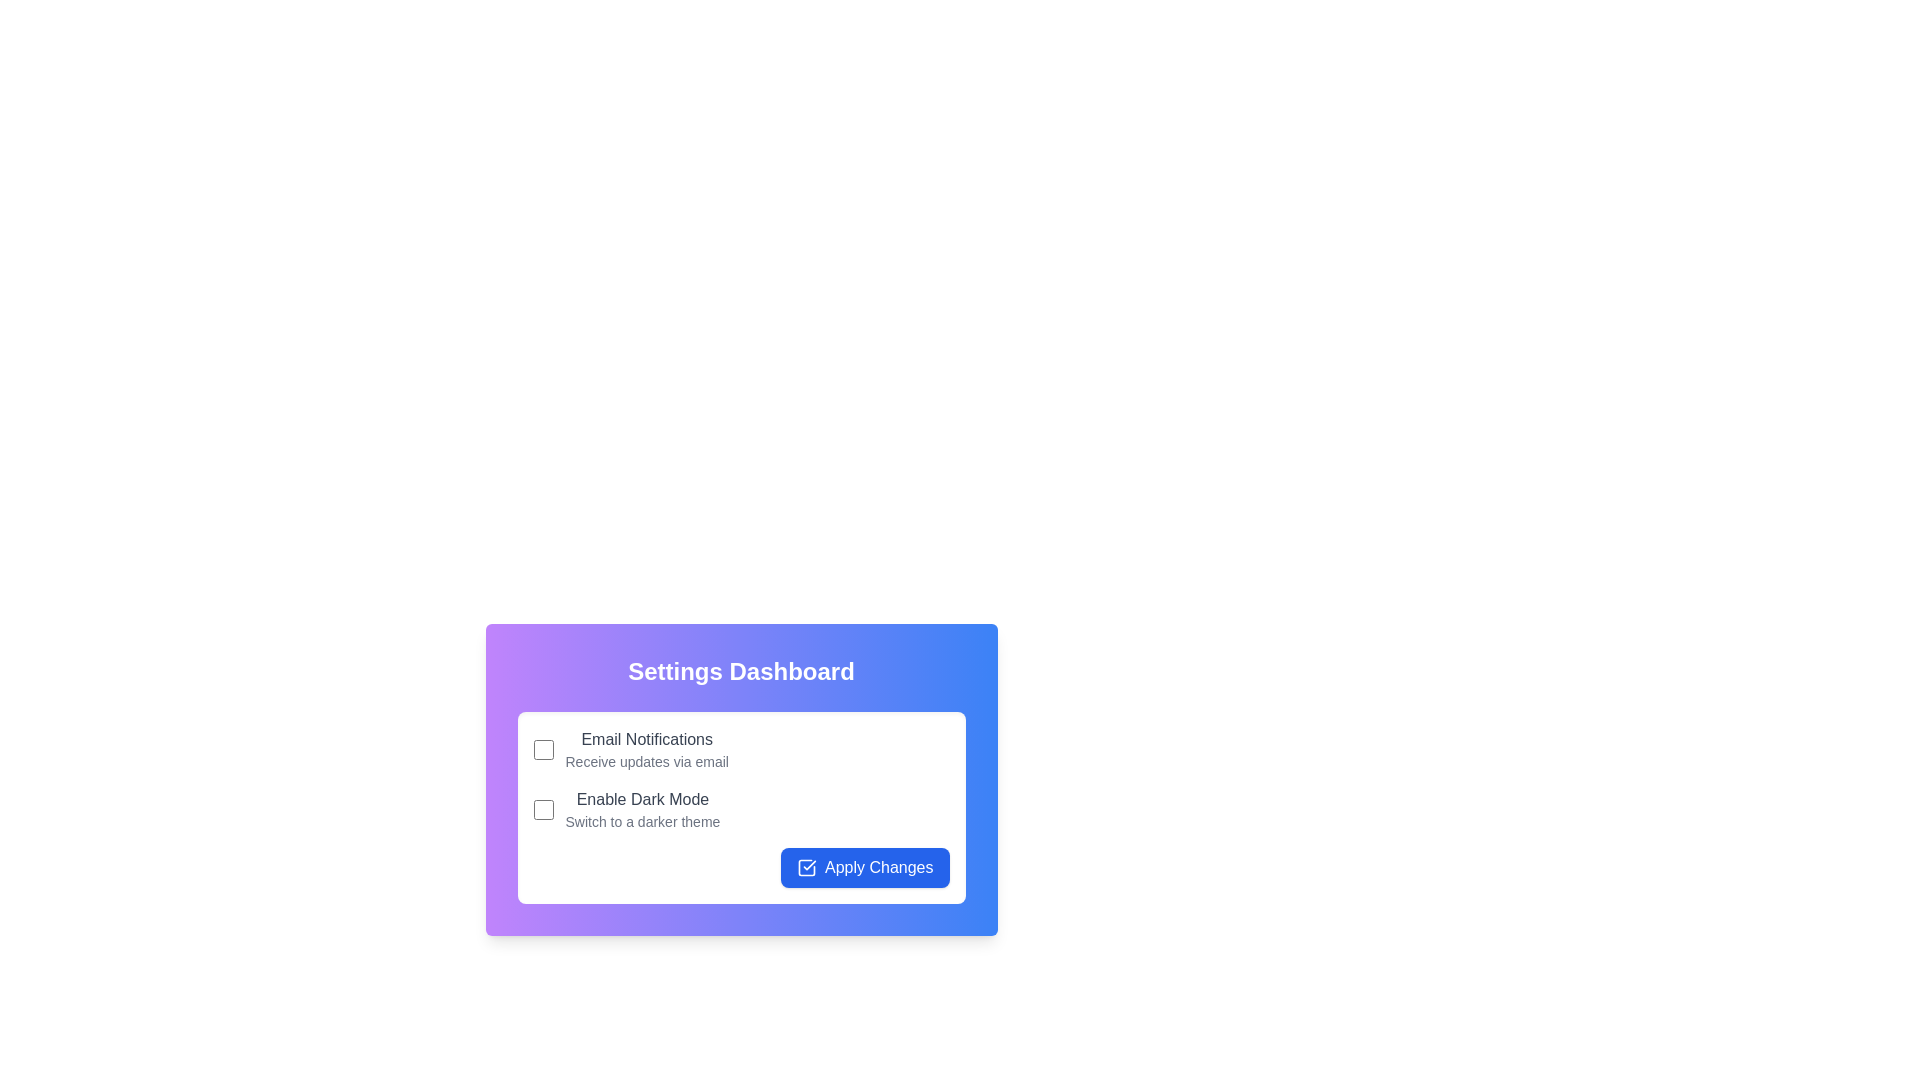 This screenshot has width=1920, height=1080. I want to click on the confirmation icon located on the left side inside the blue 'Apply Changes' button at the bottom right of the interface, so click(806, 866).